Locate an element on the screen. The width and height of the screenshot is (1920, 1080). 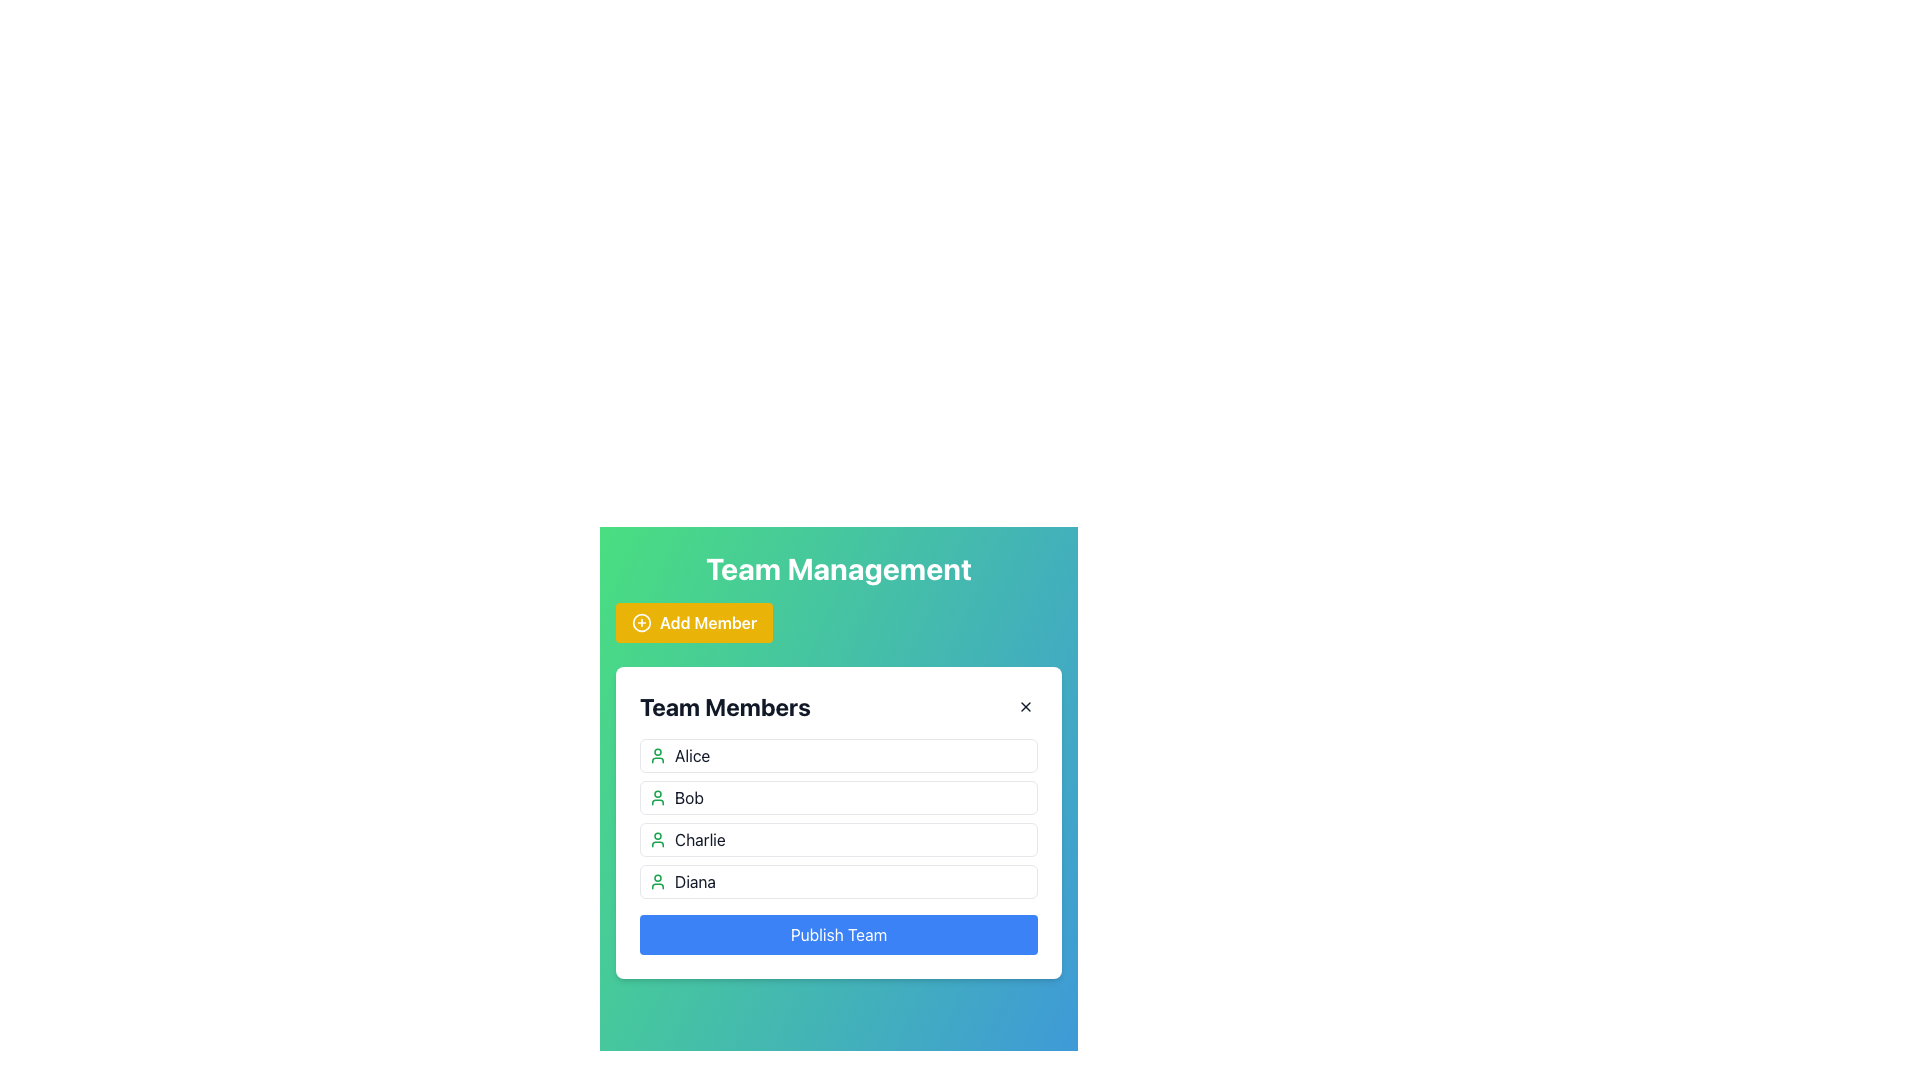
the user icon depicted as a profile silhouette within a circular placeholder, which is styled in green and located to the left of the text 'Bob' in the Team Members list is located at coordinates (657, 797).